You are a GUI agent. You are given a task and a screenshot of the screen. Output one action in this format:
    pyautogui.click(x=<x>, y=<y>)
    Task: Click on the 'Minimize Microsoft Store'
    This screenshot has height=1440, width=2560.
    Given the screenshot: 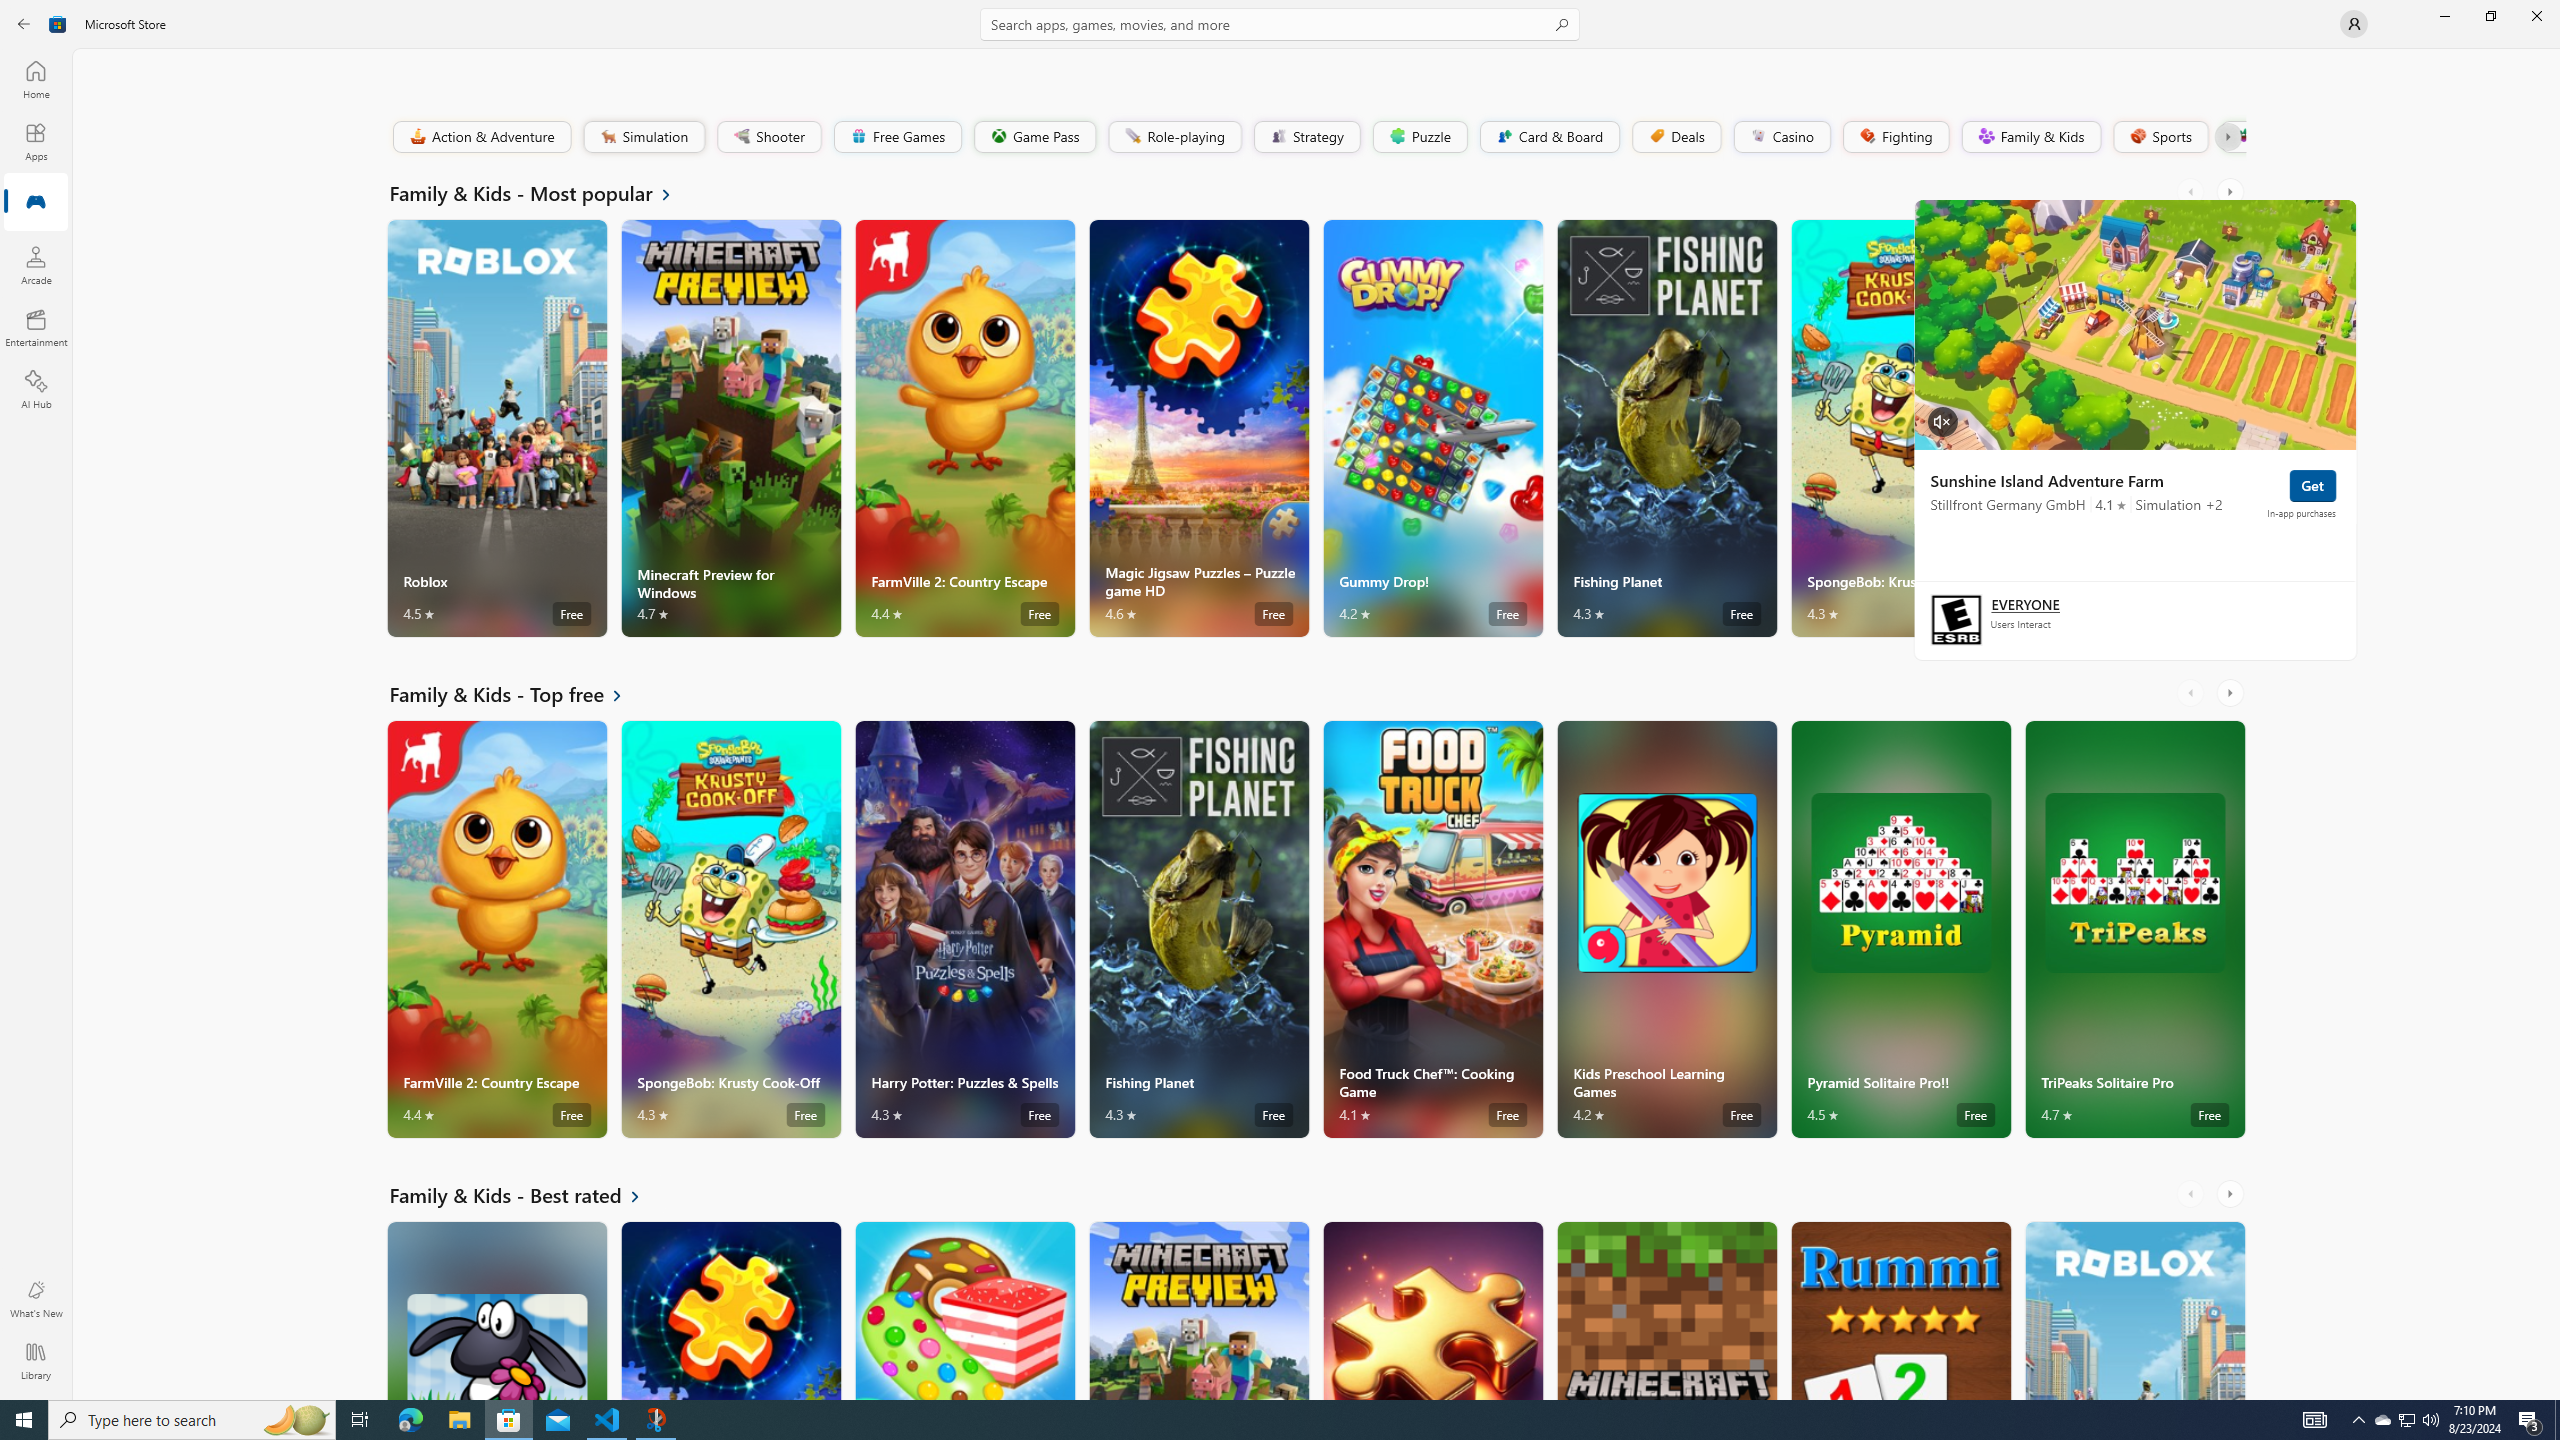 What is the action you would take?
    pyautogui.click(x=2443, y=15)
    